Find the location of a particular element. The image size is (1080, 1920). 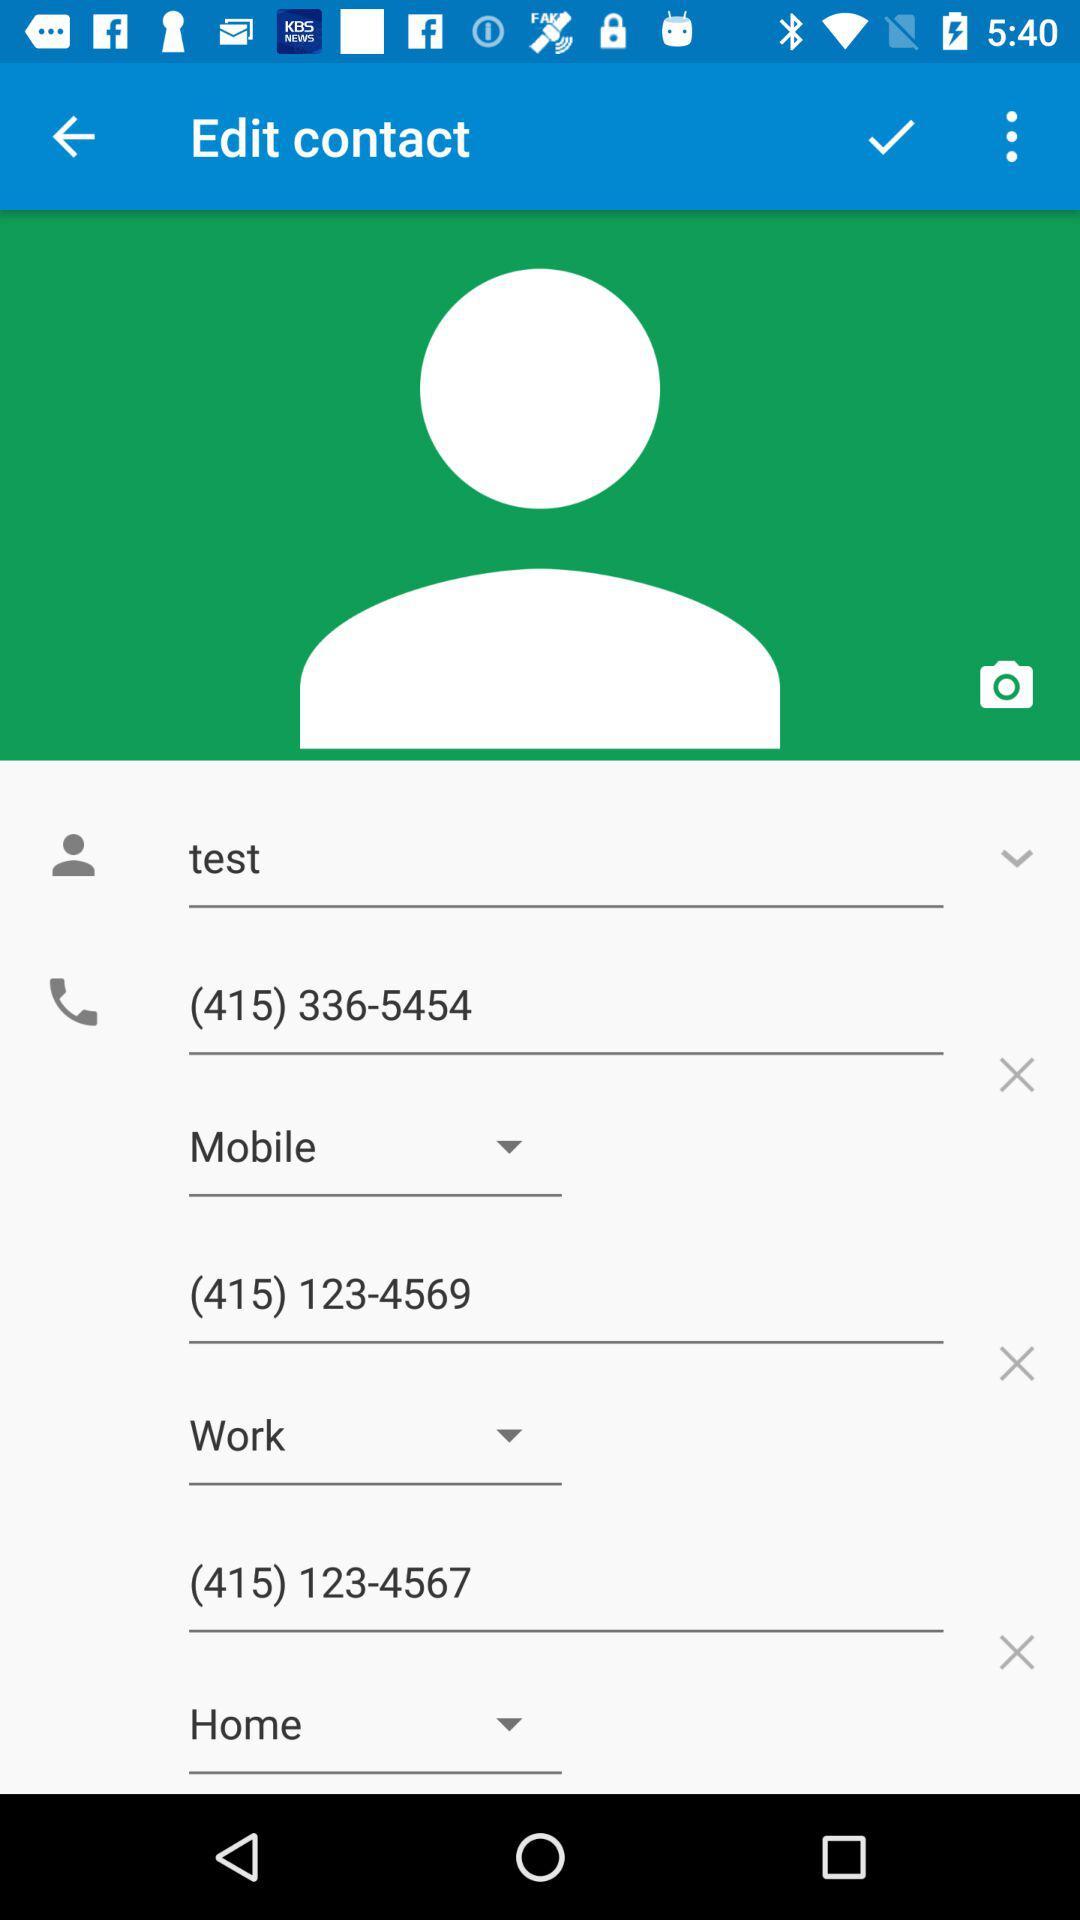

option left to menu button at top right is located at coordinates (890, 136).